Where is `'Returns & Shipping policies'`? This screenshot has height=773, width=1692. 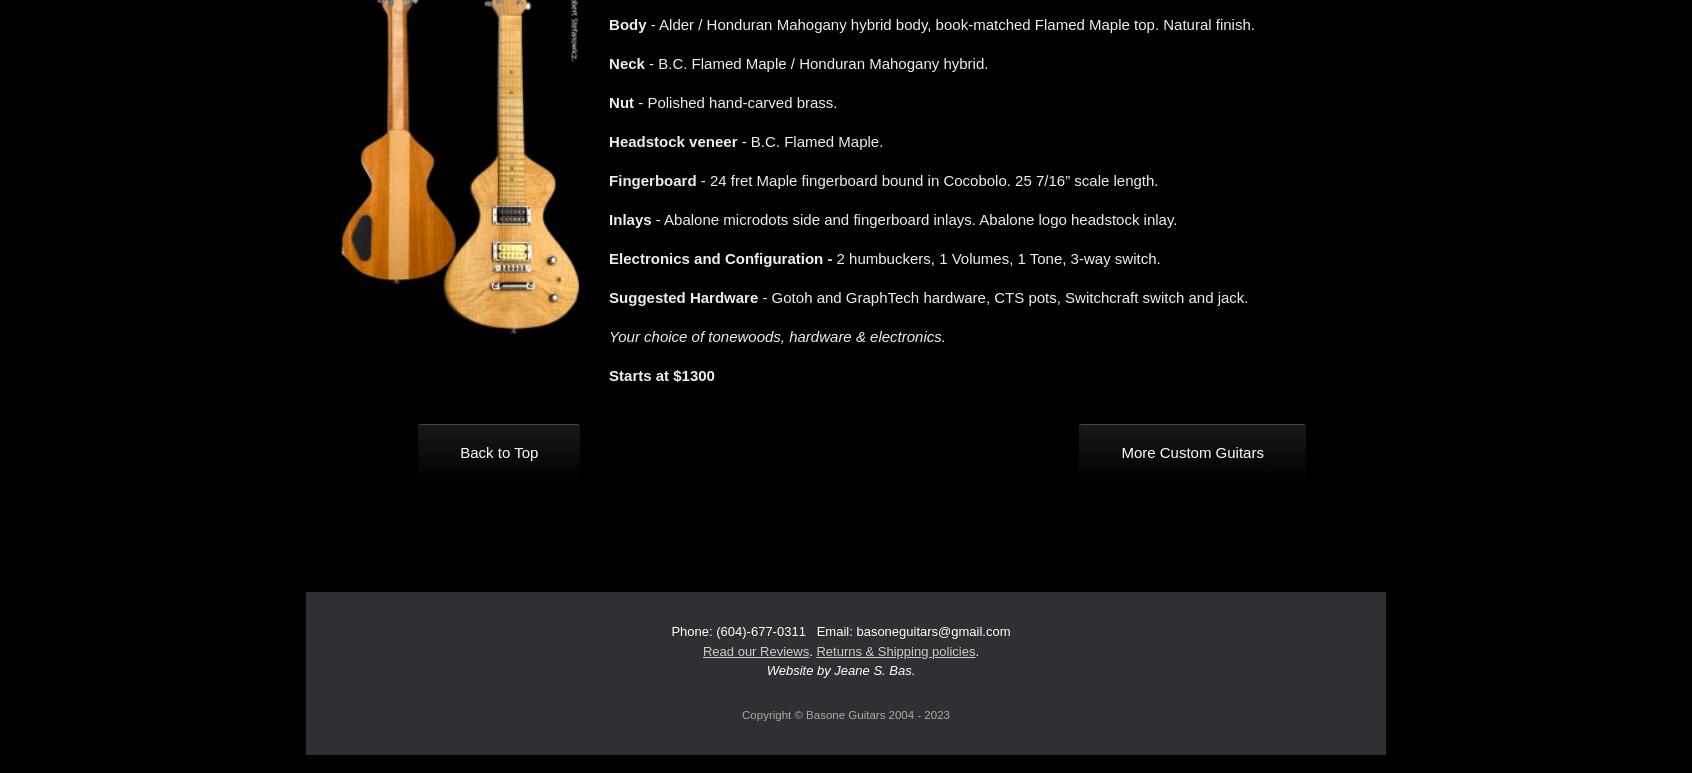 'Returns & Shipping policies' is located at coordinates (894, 650).